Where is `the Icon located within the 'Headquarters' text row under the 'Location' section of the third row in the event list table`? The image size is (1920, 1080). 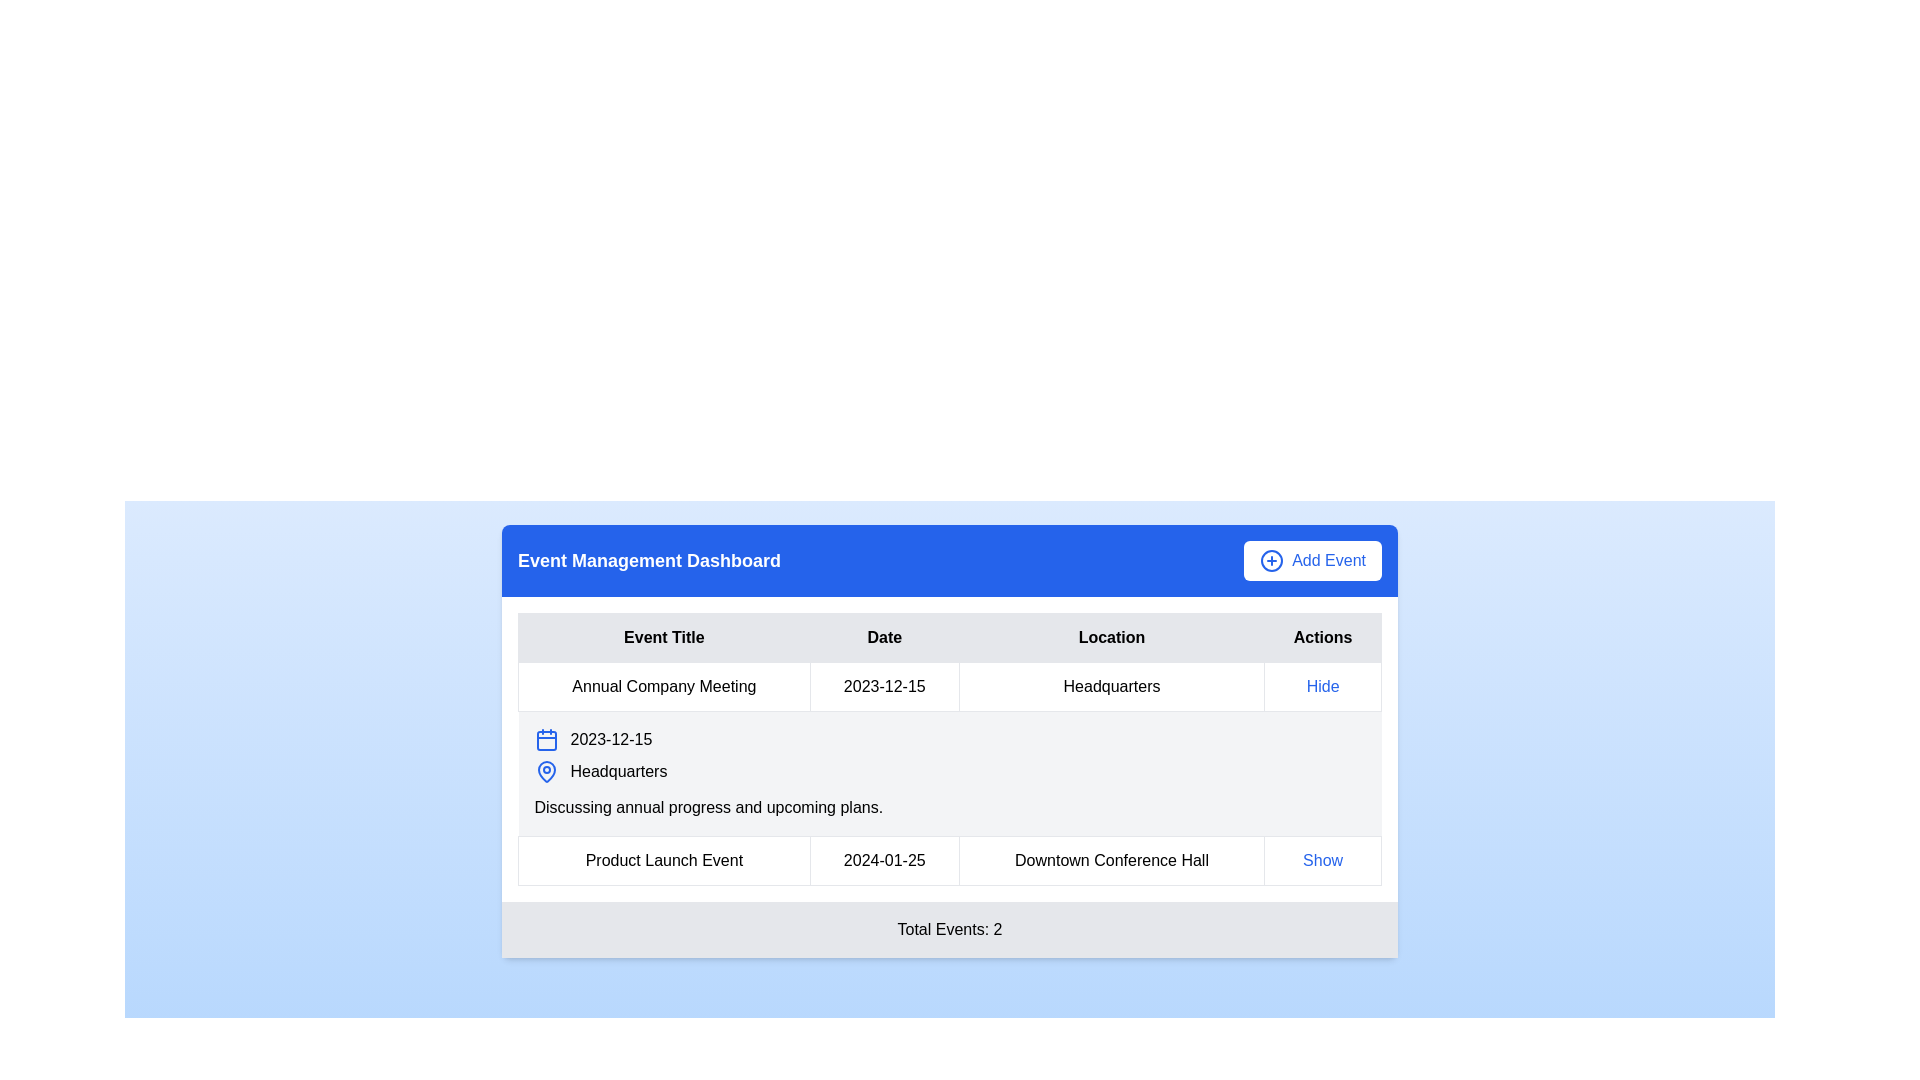
the Icon located within the 'Headquarters' text row under the 'Location' section of the third row in the event list table is located at coordinates (546, 770).